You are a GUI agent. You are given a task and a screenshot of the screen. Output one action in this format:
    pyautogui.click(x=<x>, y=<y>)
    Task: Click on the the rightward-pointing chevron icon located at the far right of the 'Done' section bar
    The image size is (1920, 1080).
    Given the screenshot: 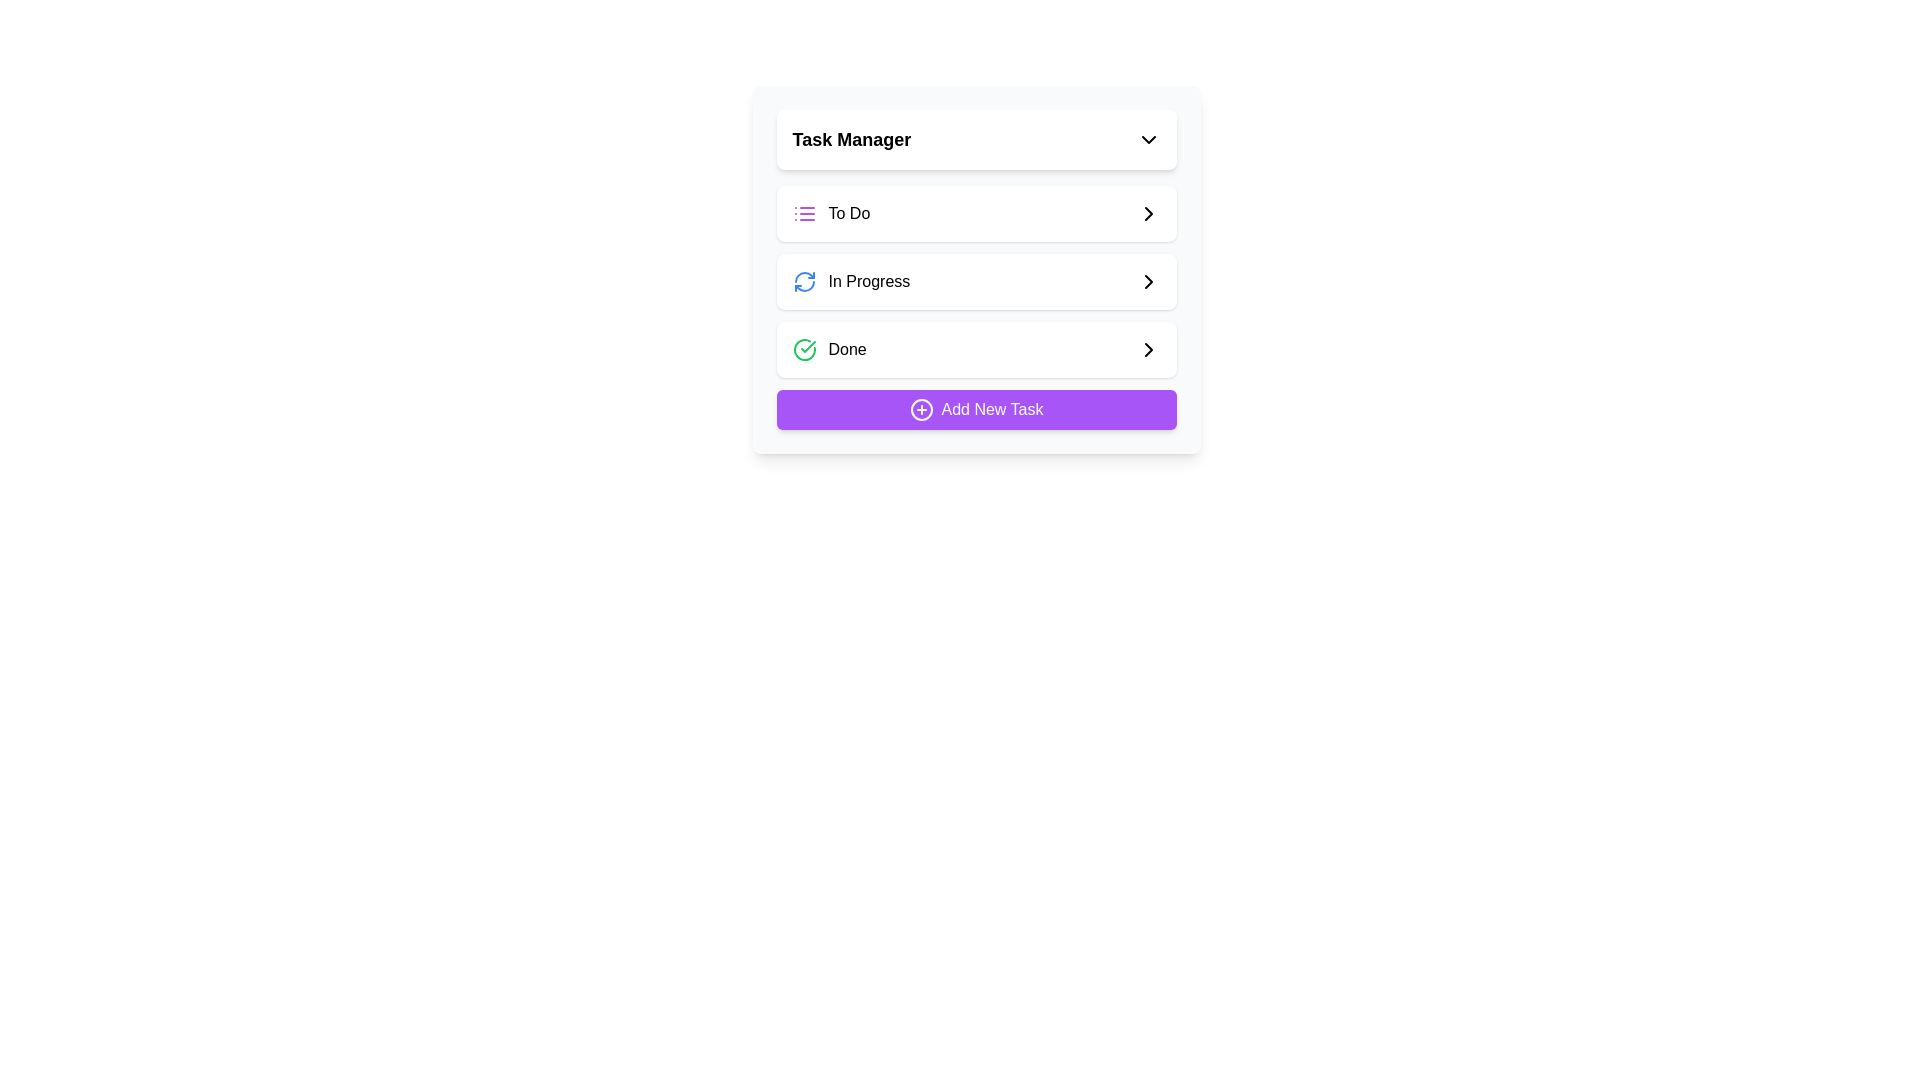 What is the action you would take?
    pyautogui.click(x=1148, y=349)
    